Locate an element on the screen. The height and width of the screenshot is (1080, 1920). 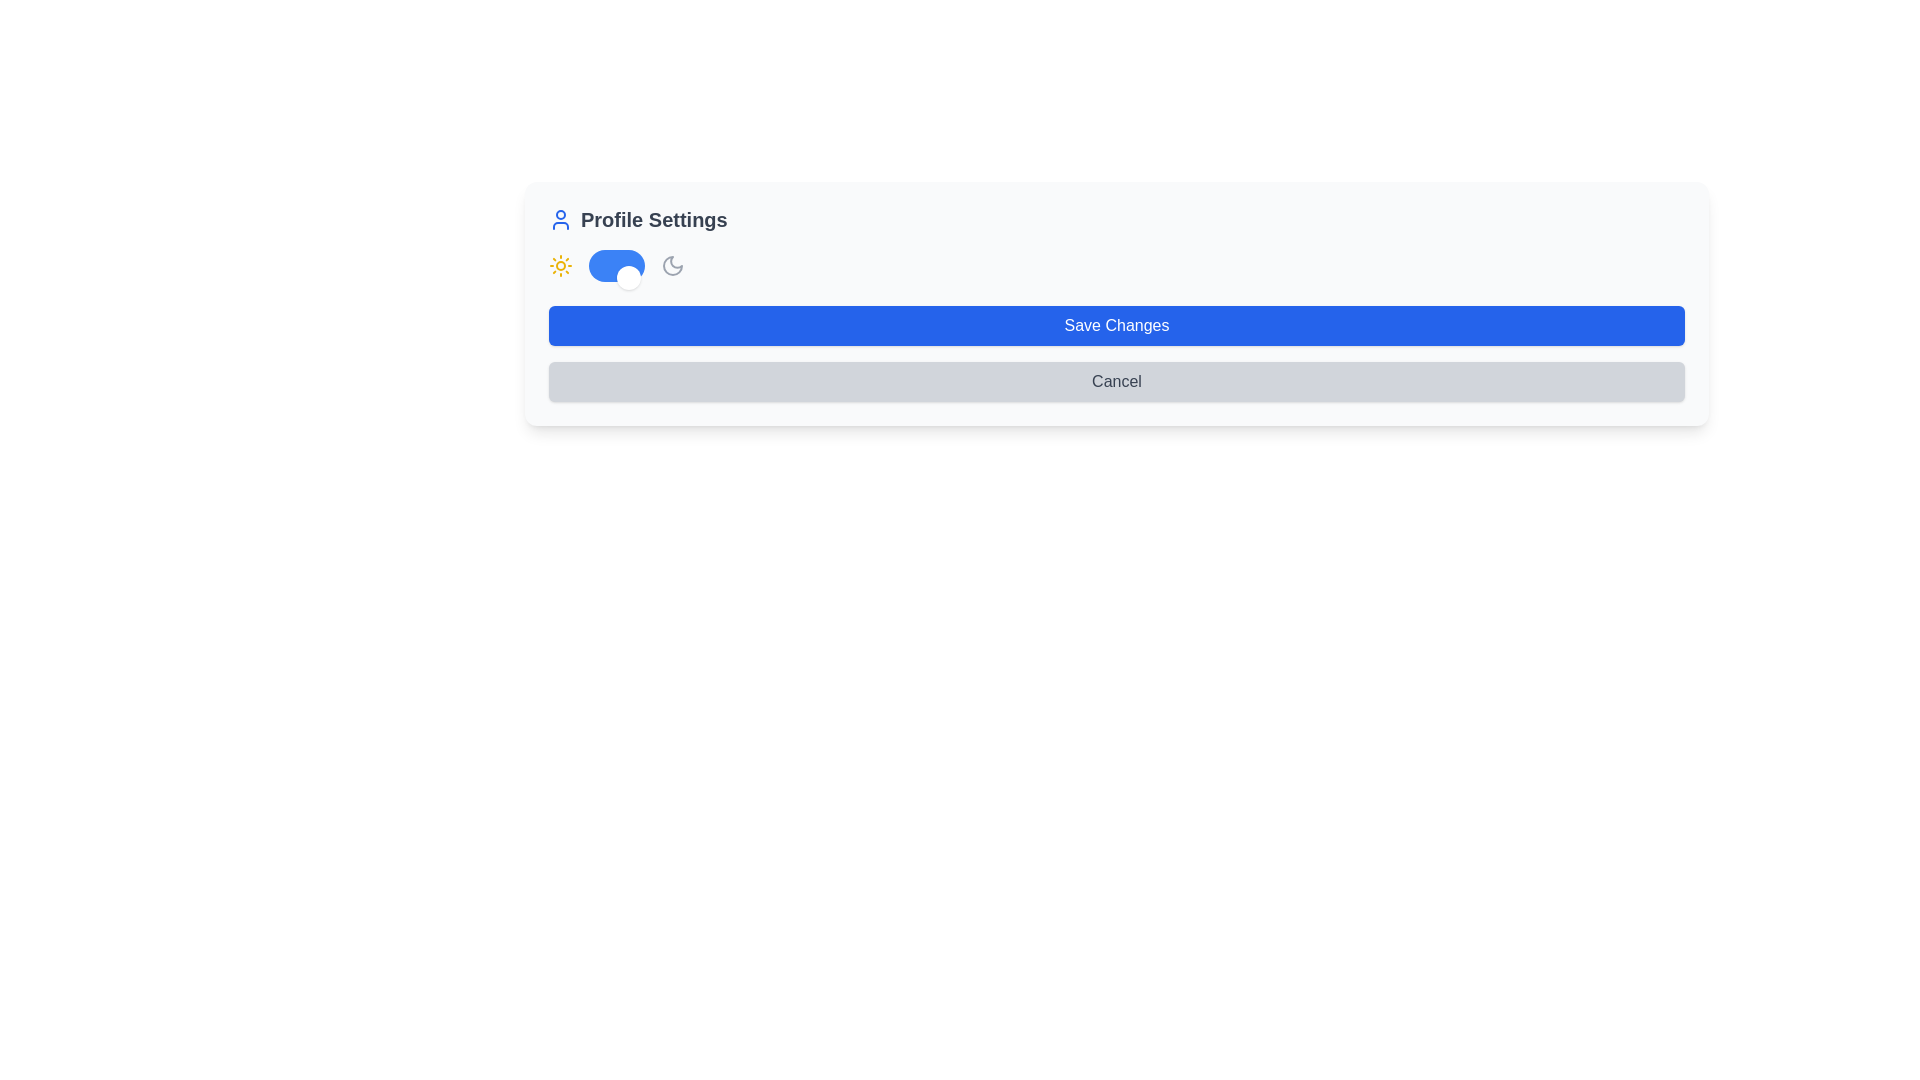
the toggle switch located in the Profile Settings section, positioned between the yellow sun icon and the gray moon icon, to switch between light mode and dark mode is located at coordinates (616, 265).